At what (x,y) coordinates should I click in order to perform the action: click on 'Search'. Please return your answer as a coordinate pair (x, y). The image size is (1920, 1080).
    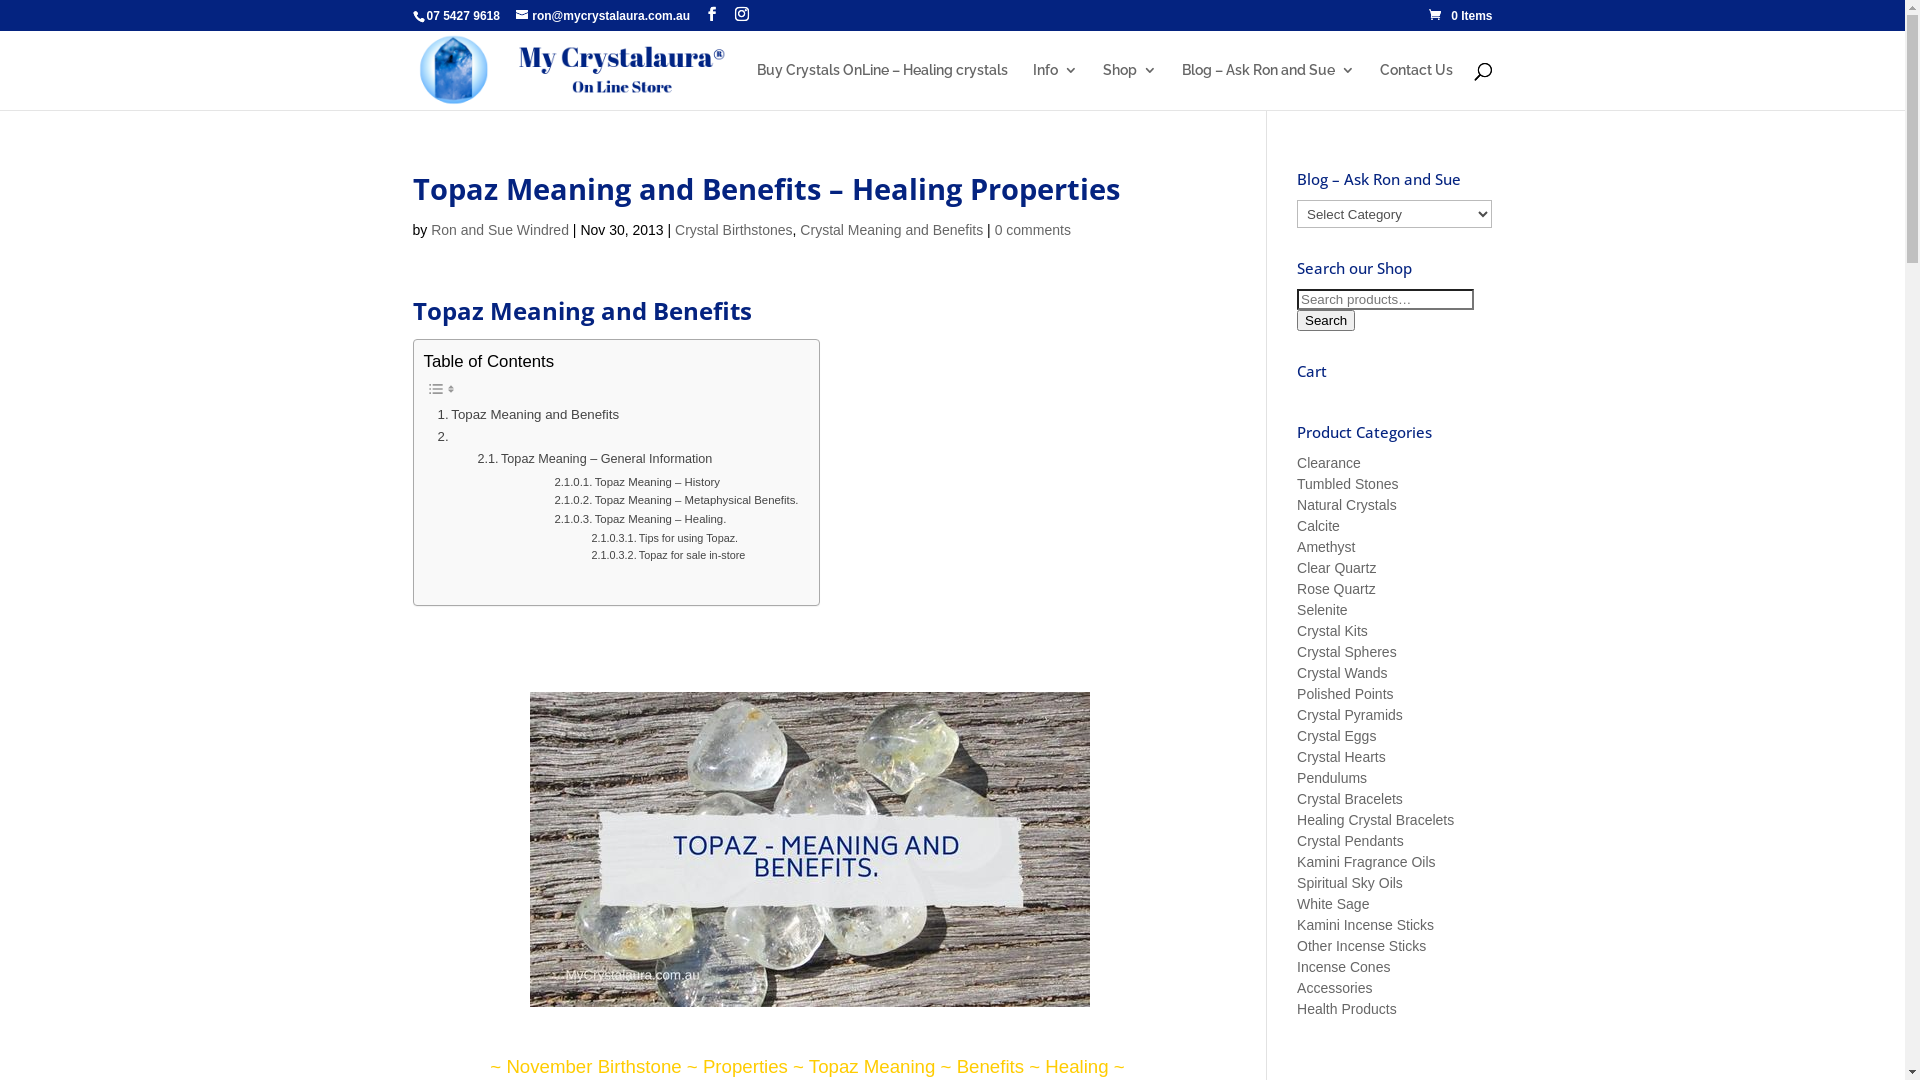
    Looking at the image, I should click on (1325, 319).